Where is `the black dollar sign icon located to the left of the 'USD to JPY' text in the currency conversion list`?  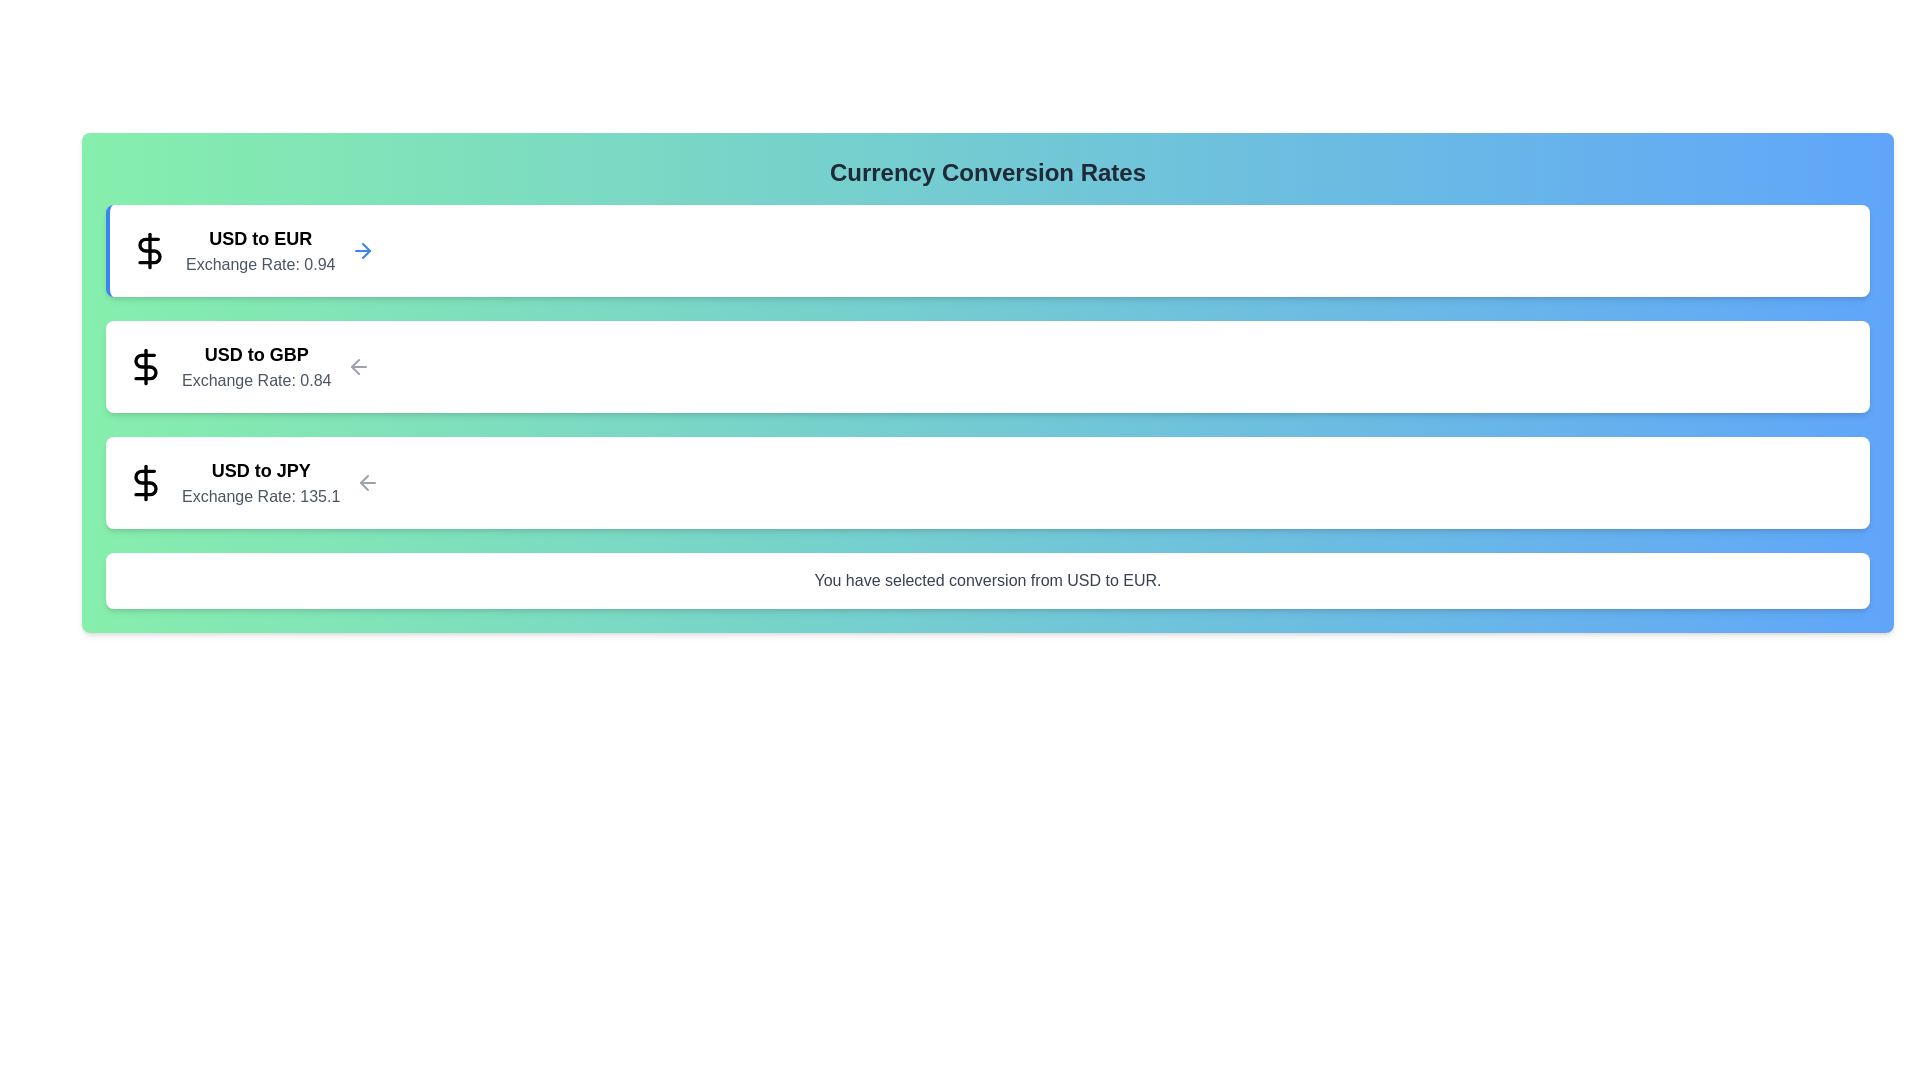
the black dollar sign icon located to the left of the 'USD to JPY' text in the currency conversion list is located at coordinates (144, 482).